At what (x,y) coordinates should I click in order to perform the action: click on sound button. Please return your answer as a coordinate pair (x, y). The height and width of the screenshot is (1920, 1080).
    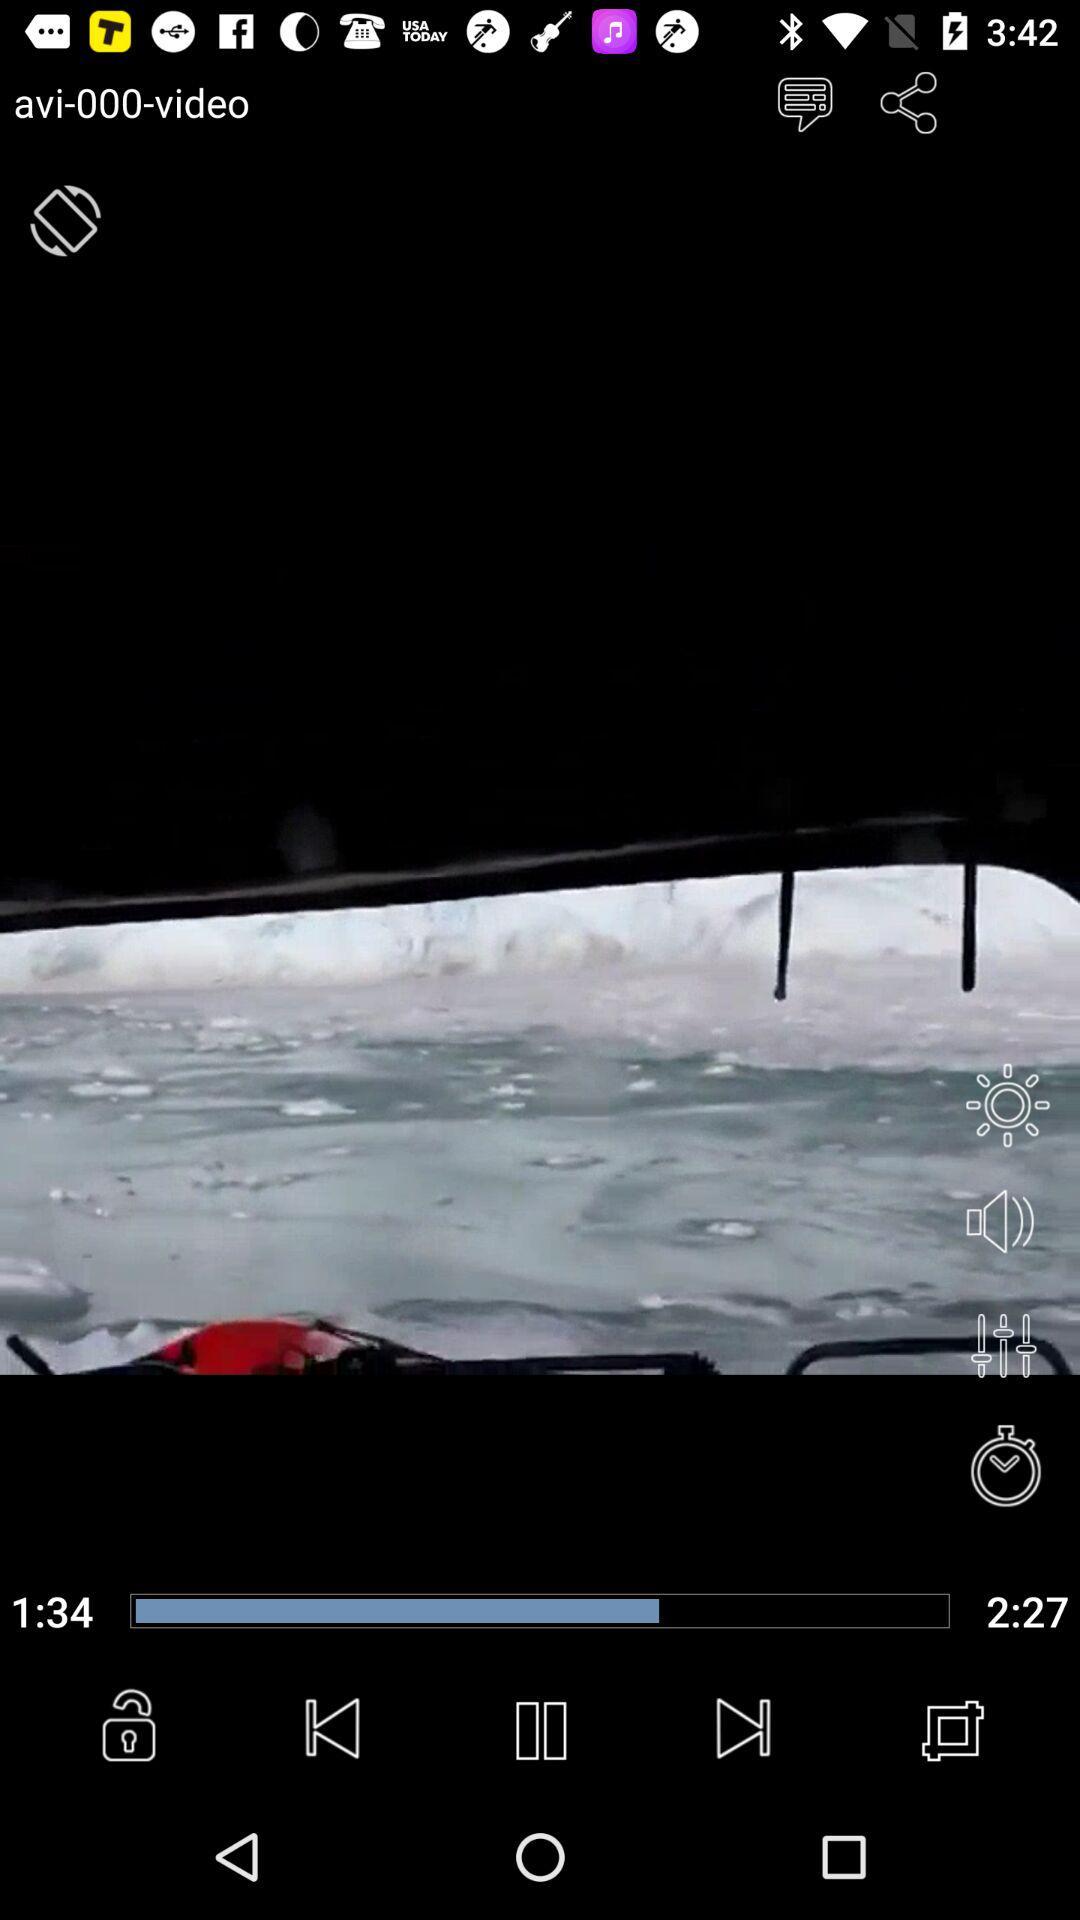
    Looking at the image, I should click on (1007, 1222).